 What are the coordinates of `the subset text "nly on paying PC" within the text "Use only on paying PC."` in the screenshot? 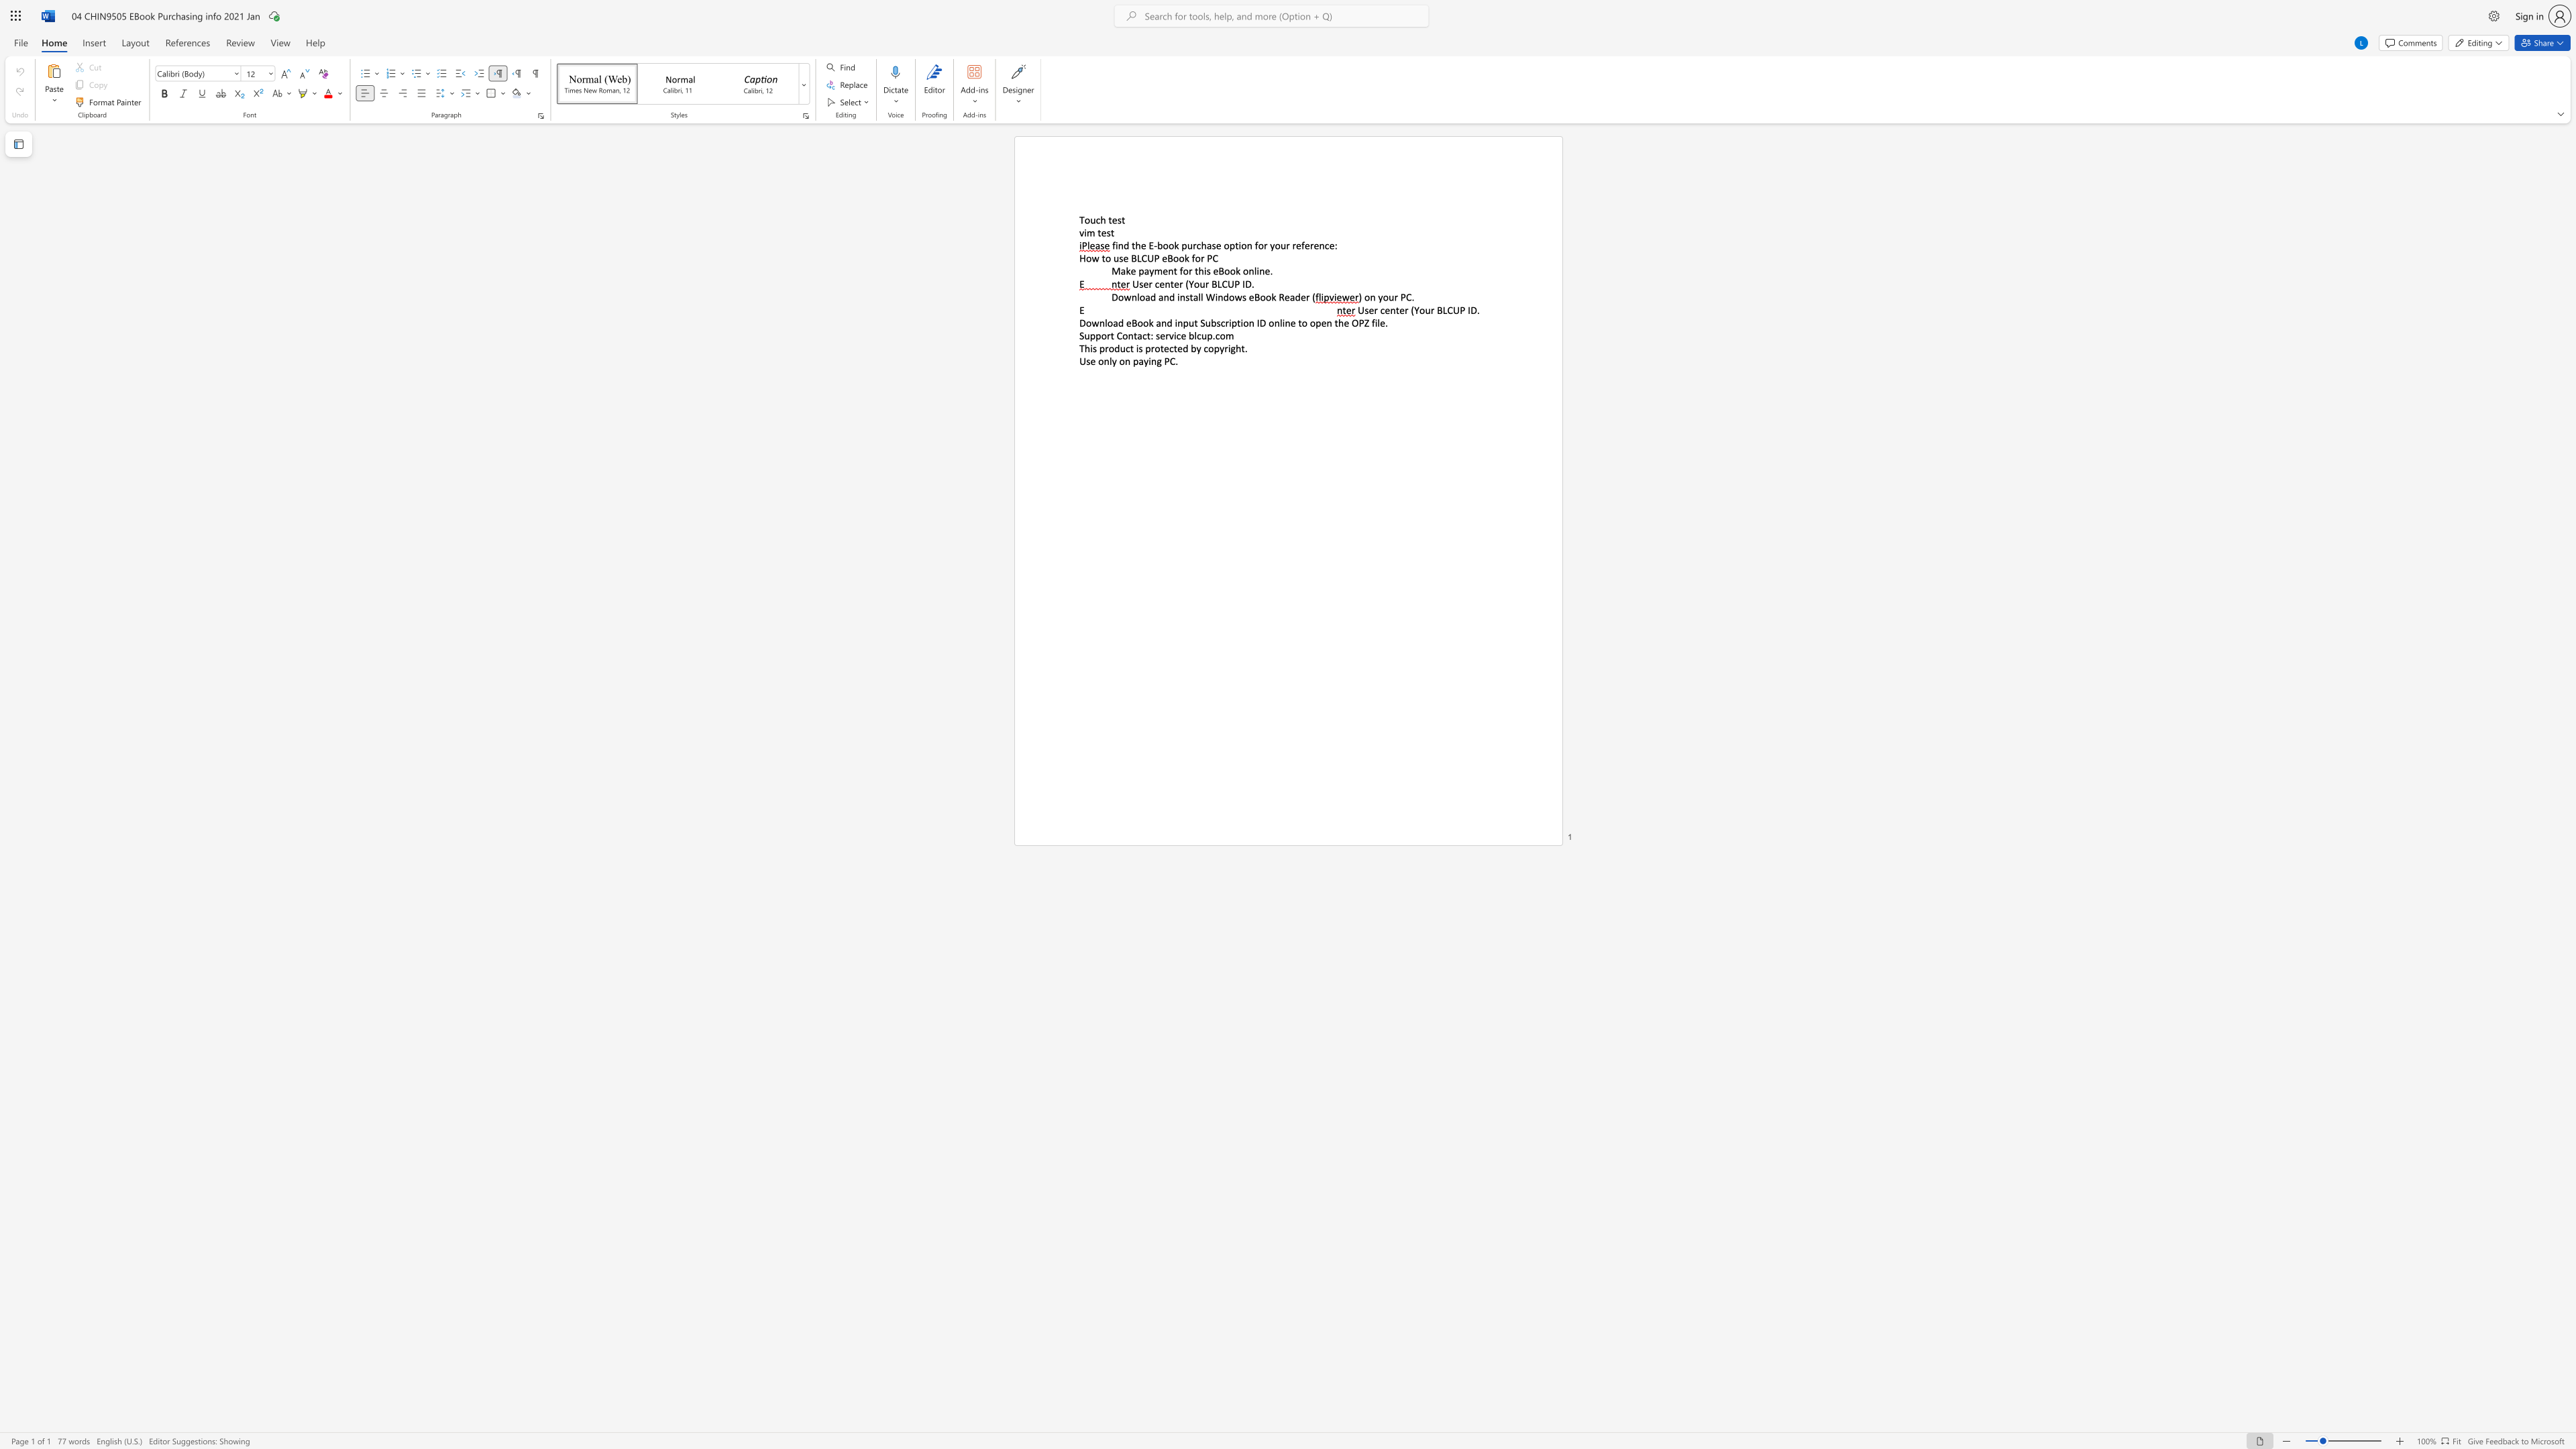 It's located at (1103, 361).